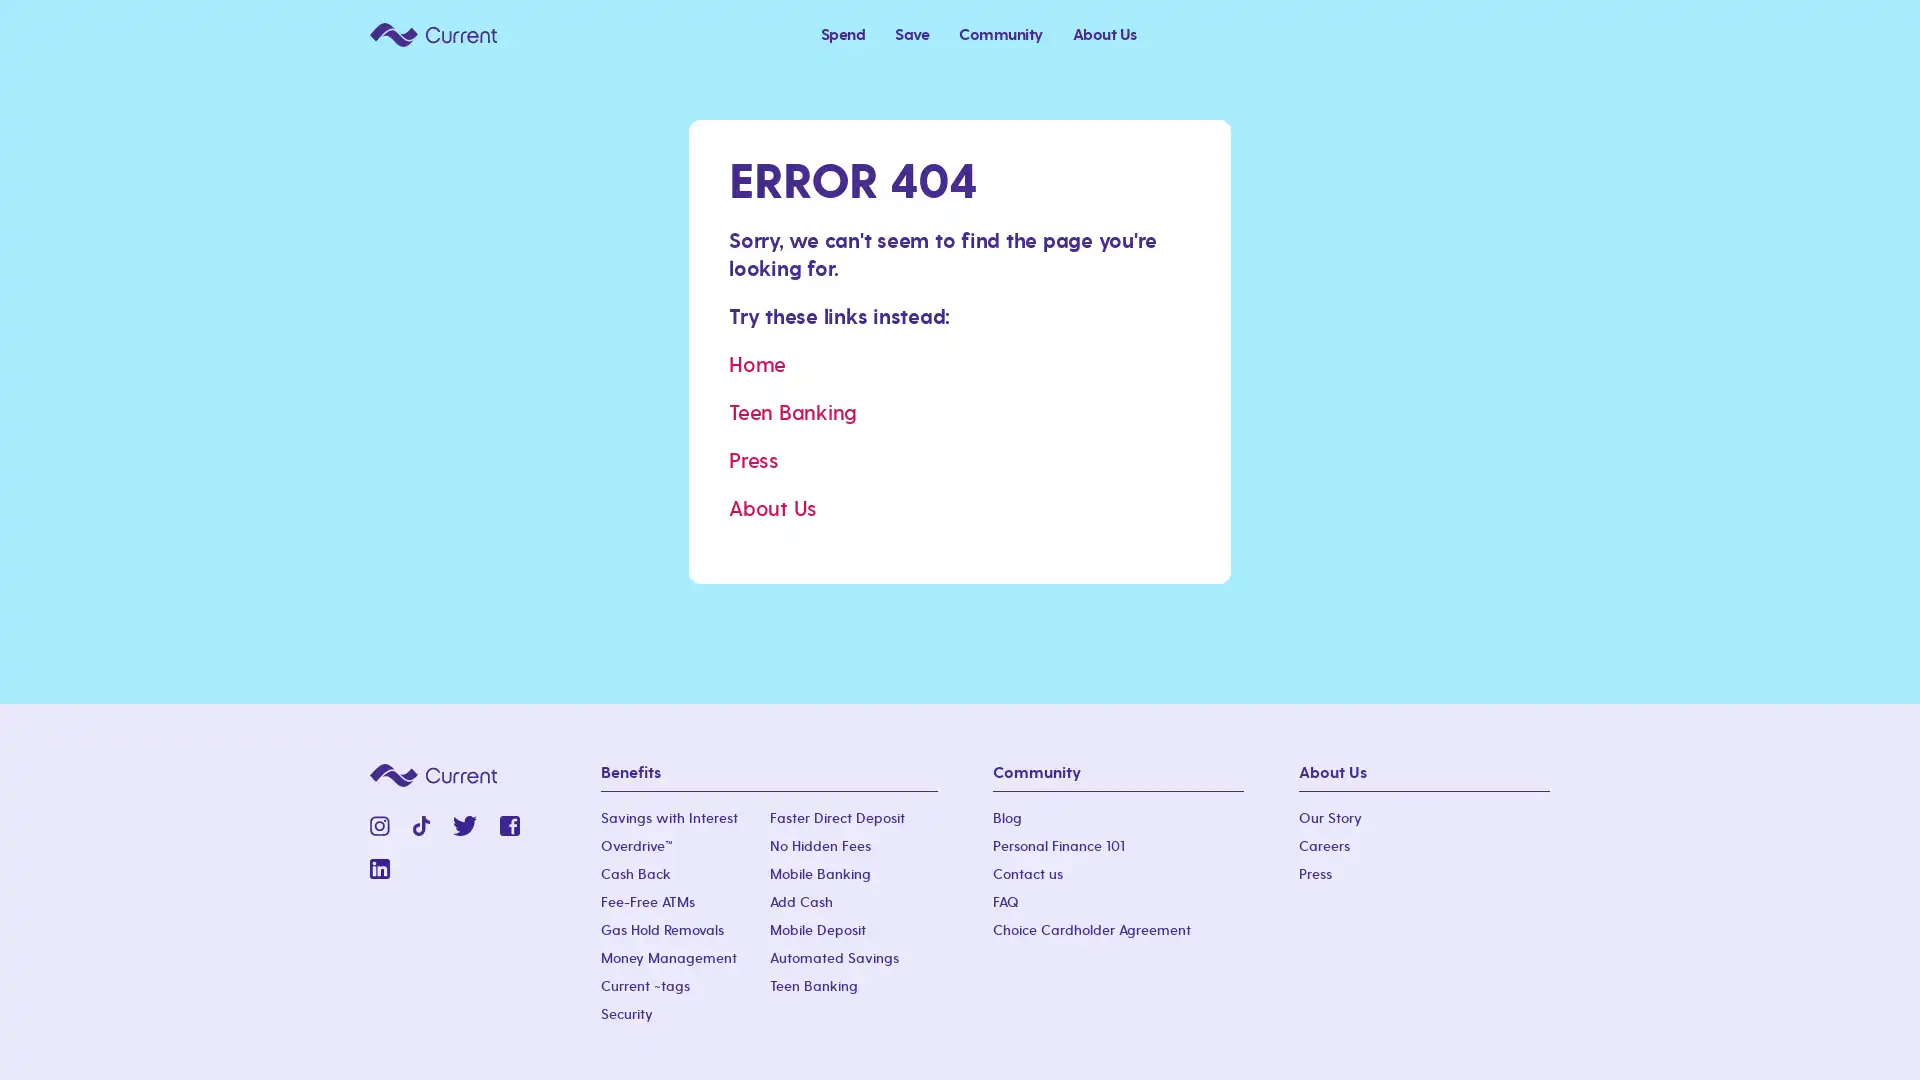 The image size is (1920, 1080). I want to click on No Hidden Fees, so click(819, 847).